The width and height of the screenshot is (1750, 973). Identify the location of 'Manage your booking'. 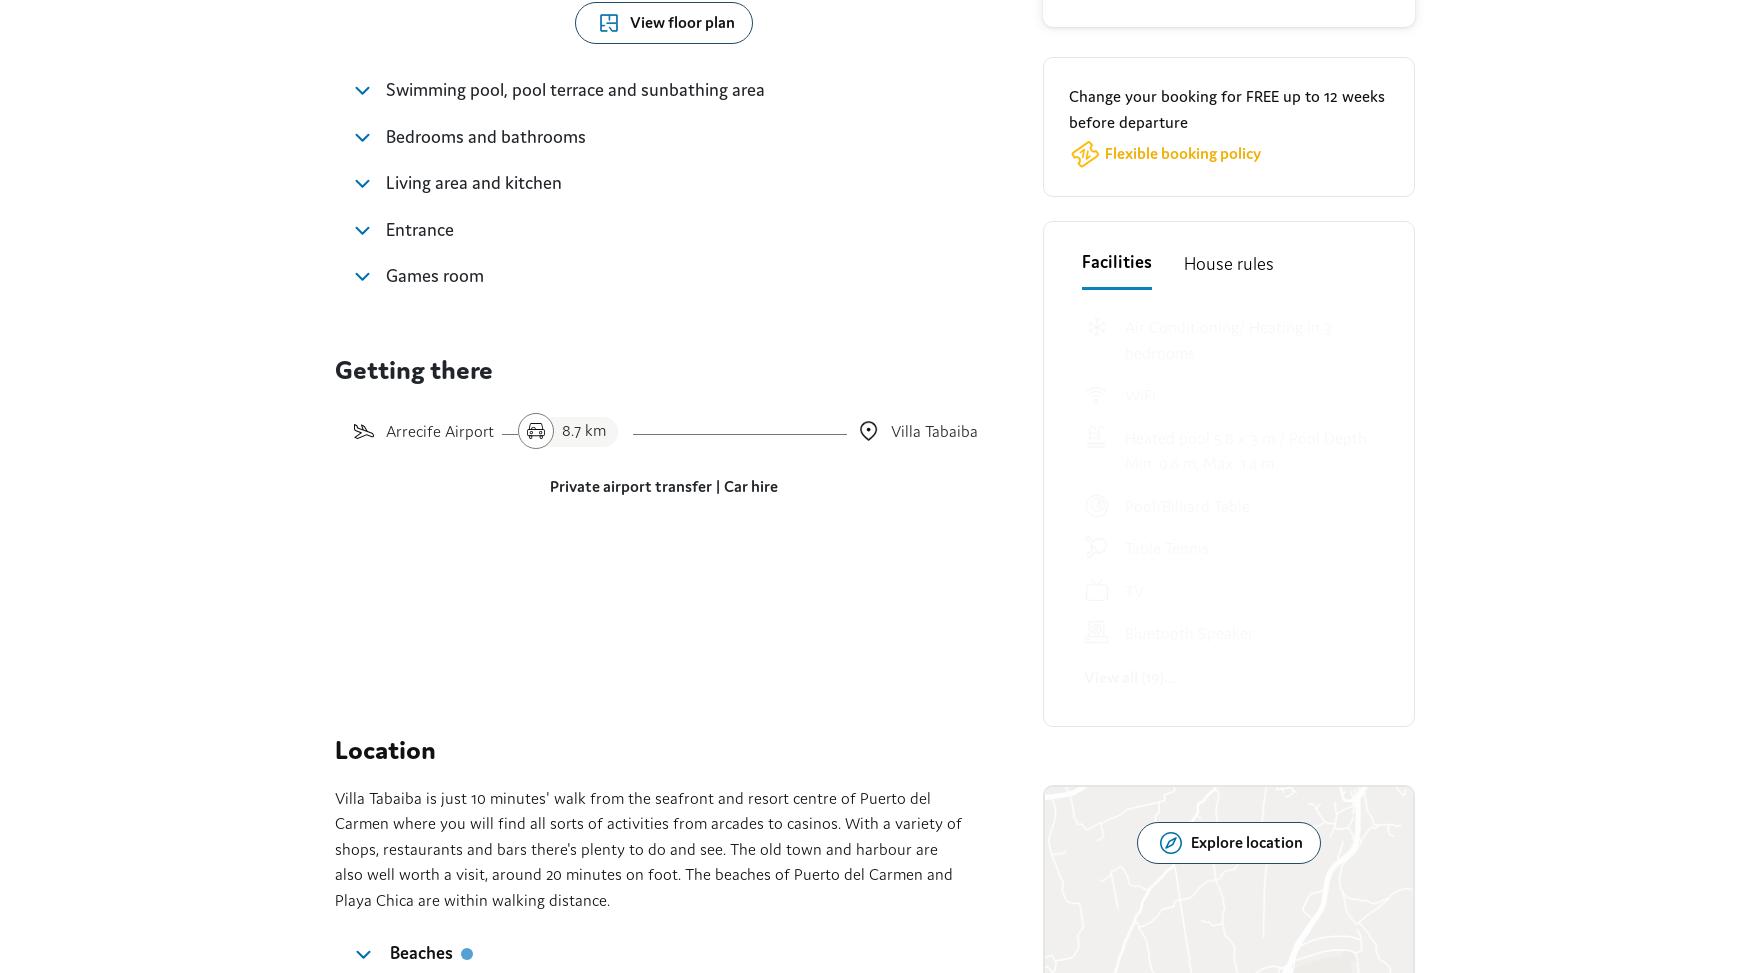
(664, 886).